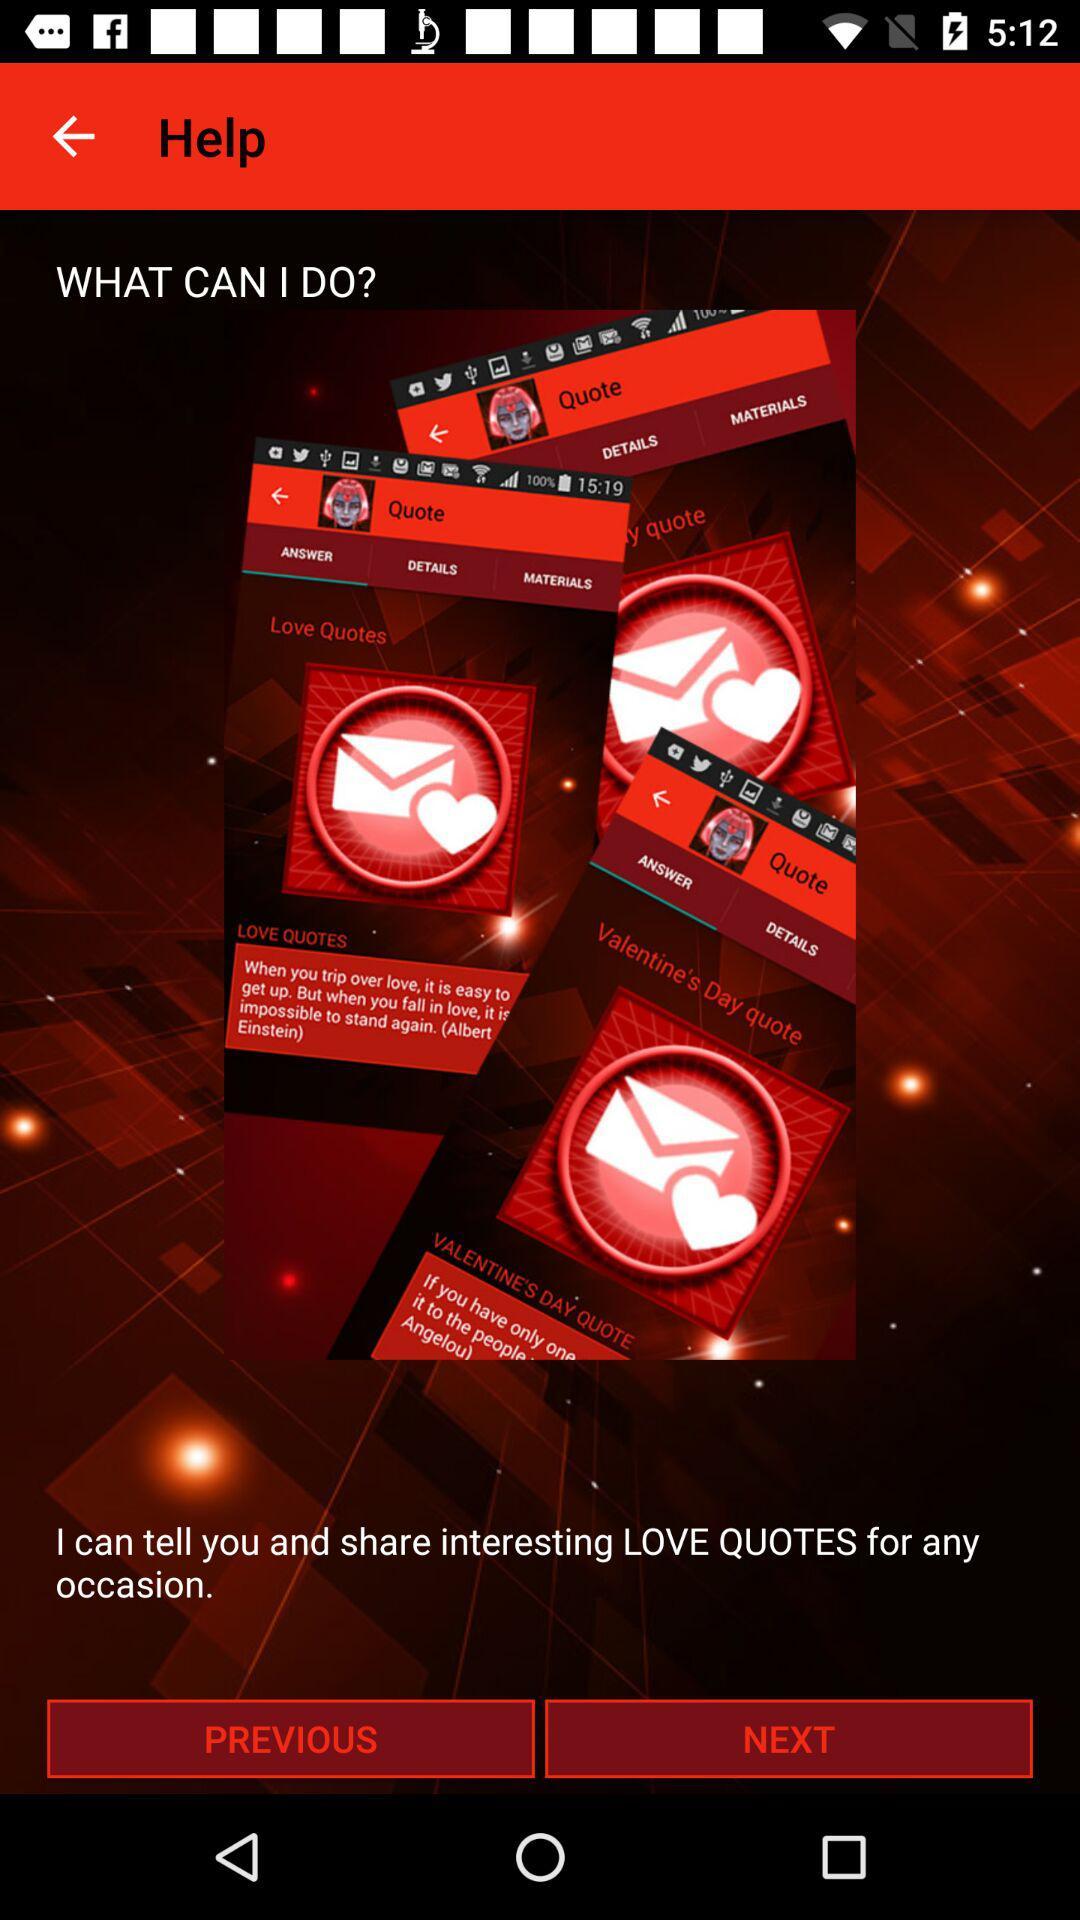  What do you see at coordinates (788, 1737) in the screenshot?
I see `next icon` at bounding box center [788, 1737].